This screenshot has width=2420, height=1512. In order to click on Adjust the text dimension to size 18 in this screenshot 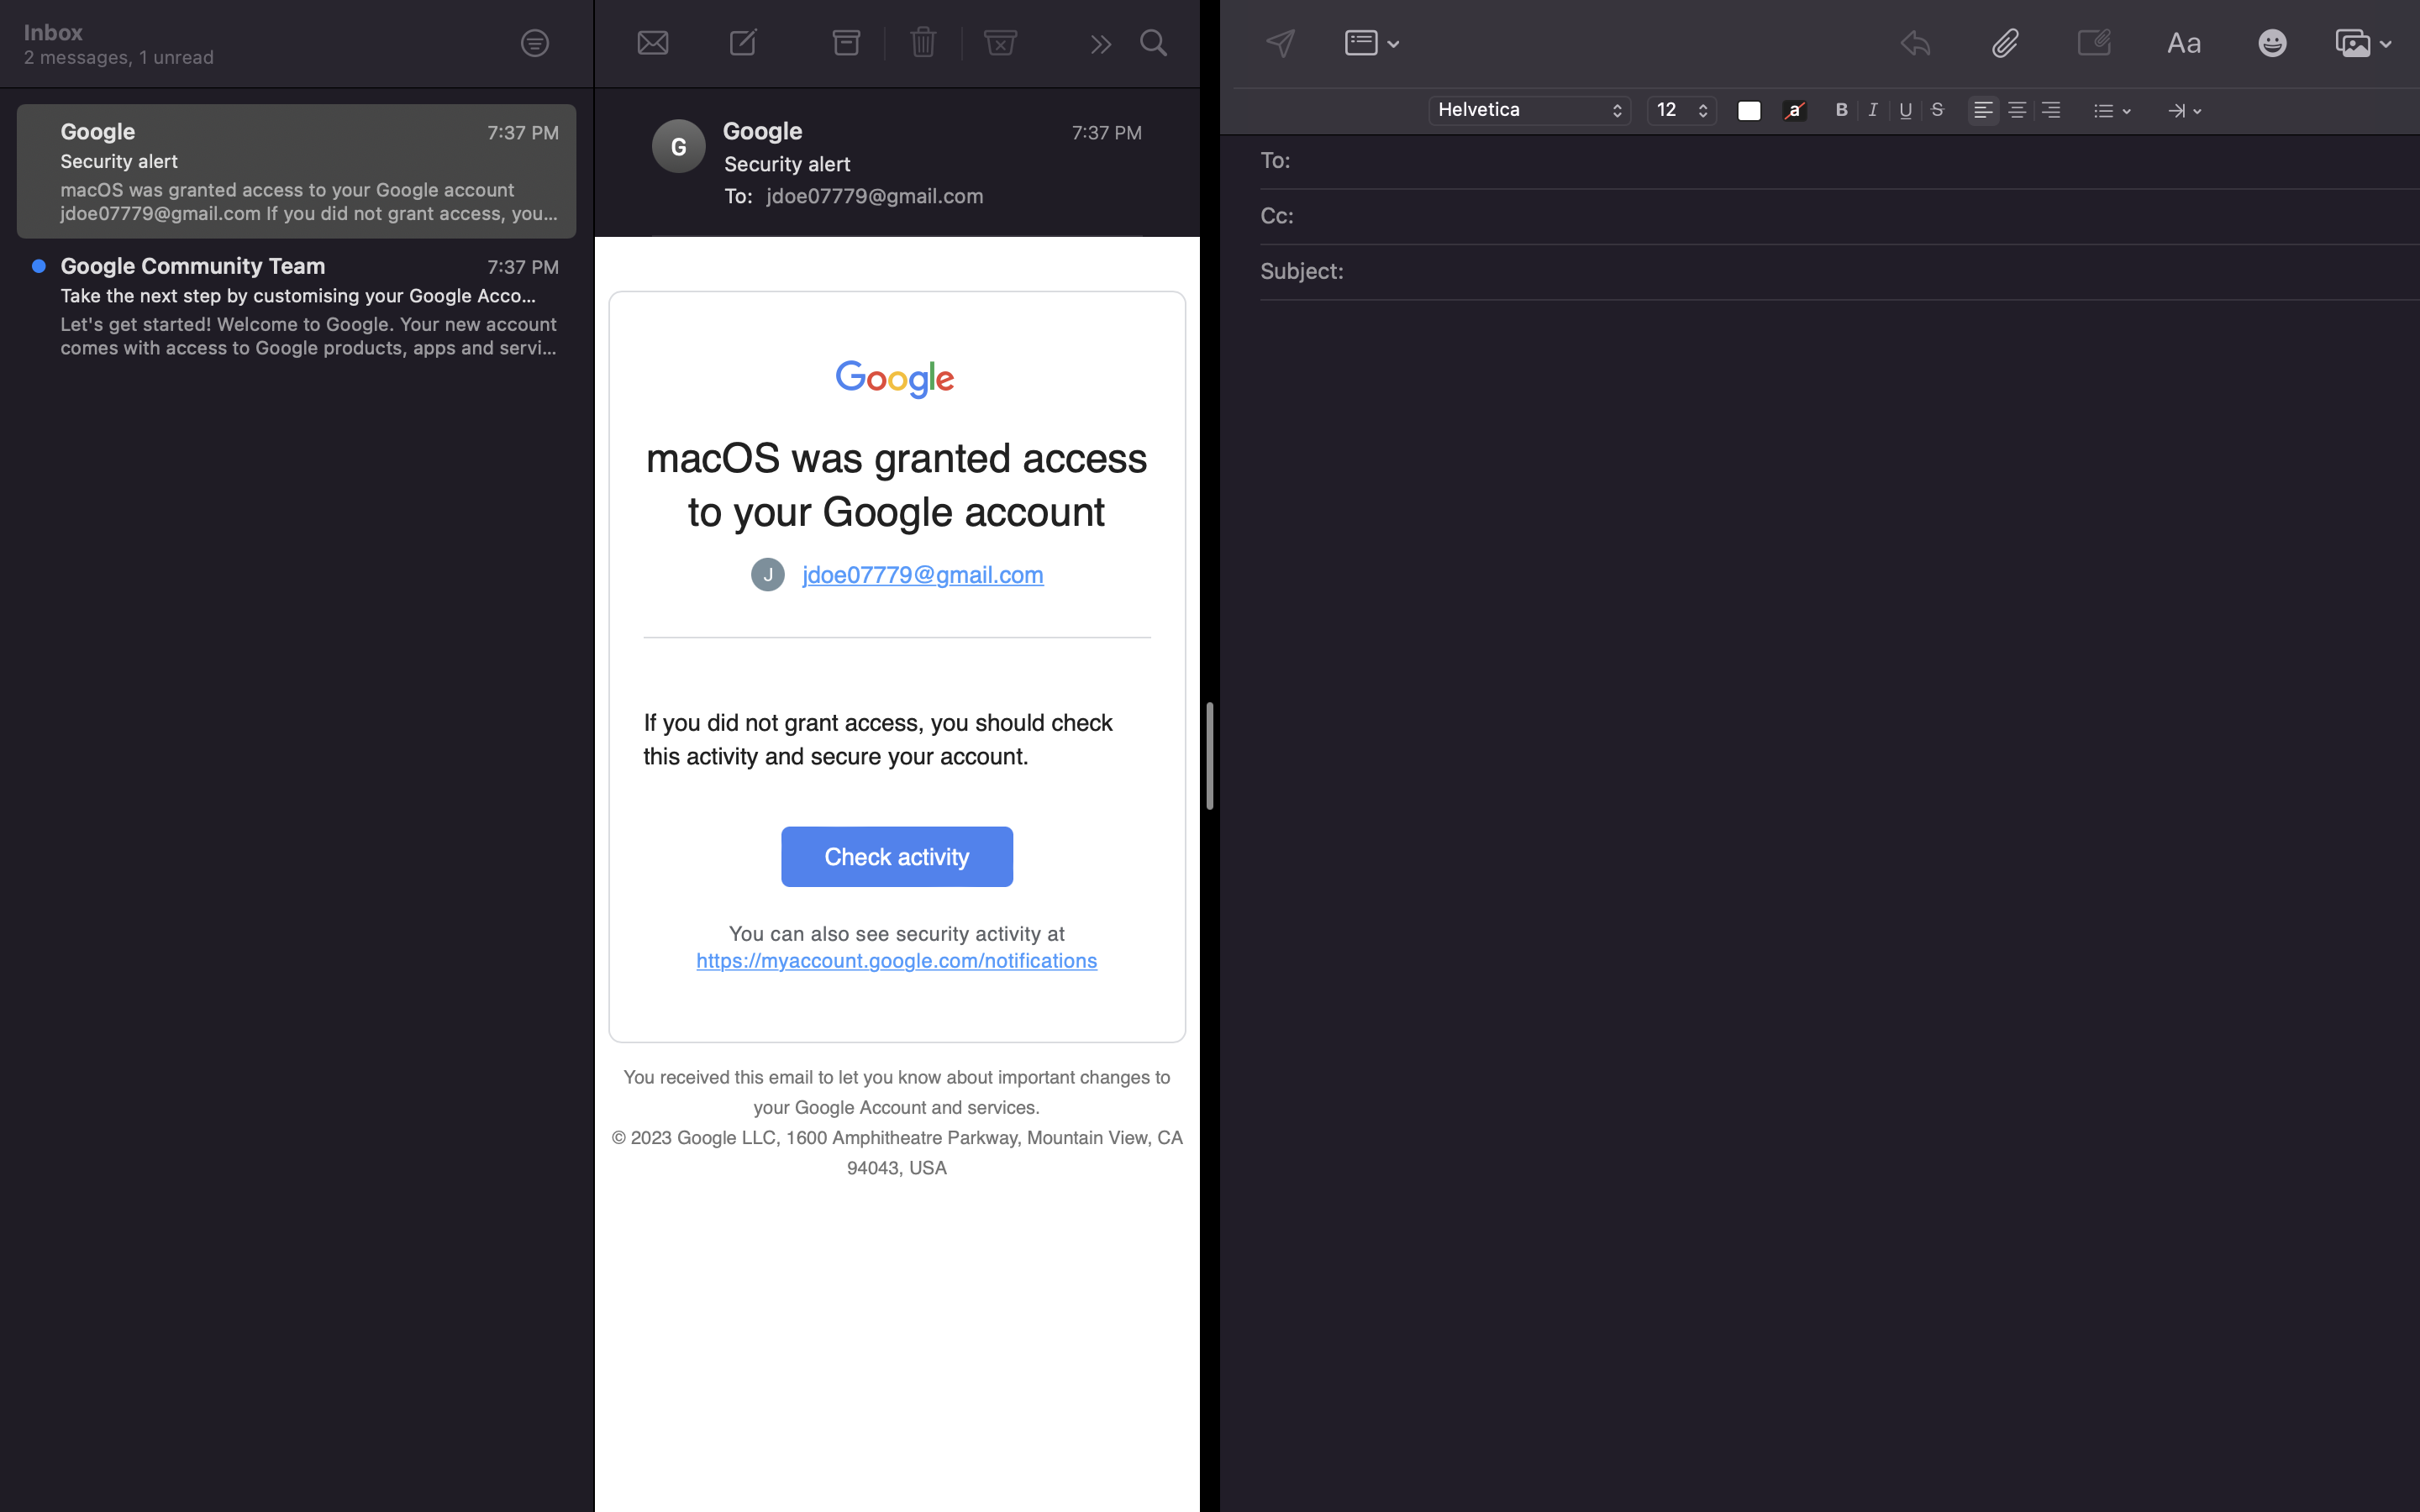, I will do `click(1681, 111)`.